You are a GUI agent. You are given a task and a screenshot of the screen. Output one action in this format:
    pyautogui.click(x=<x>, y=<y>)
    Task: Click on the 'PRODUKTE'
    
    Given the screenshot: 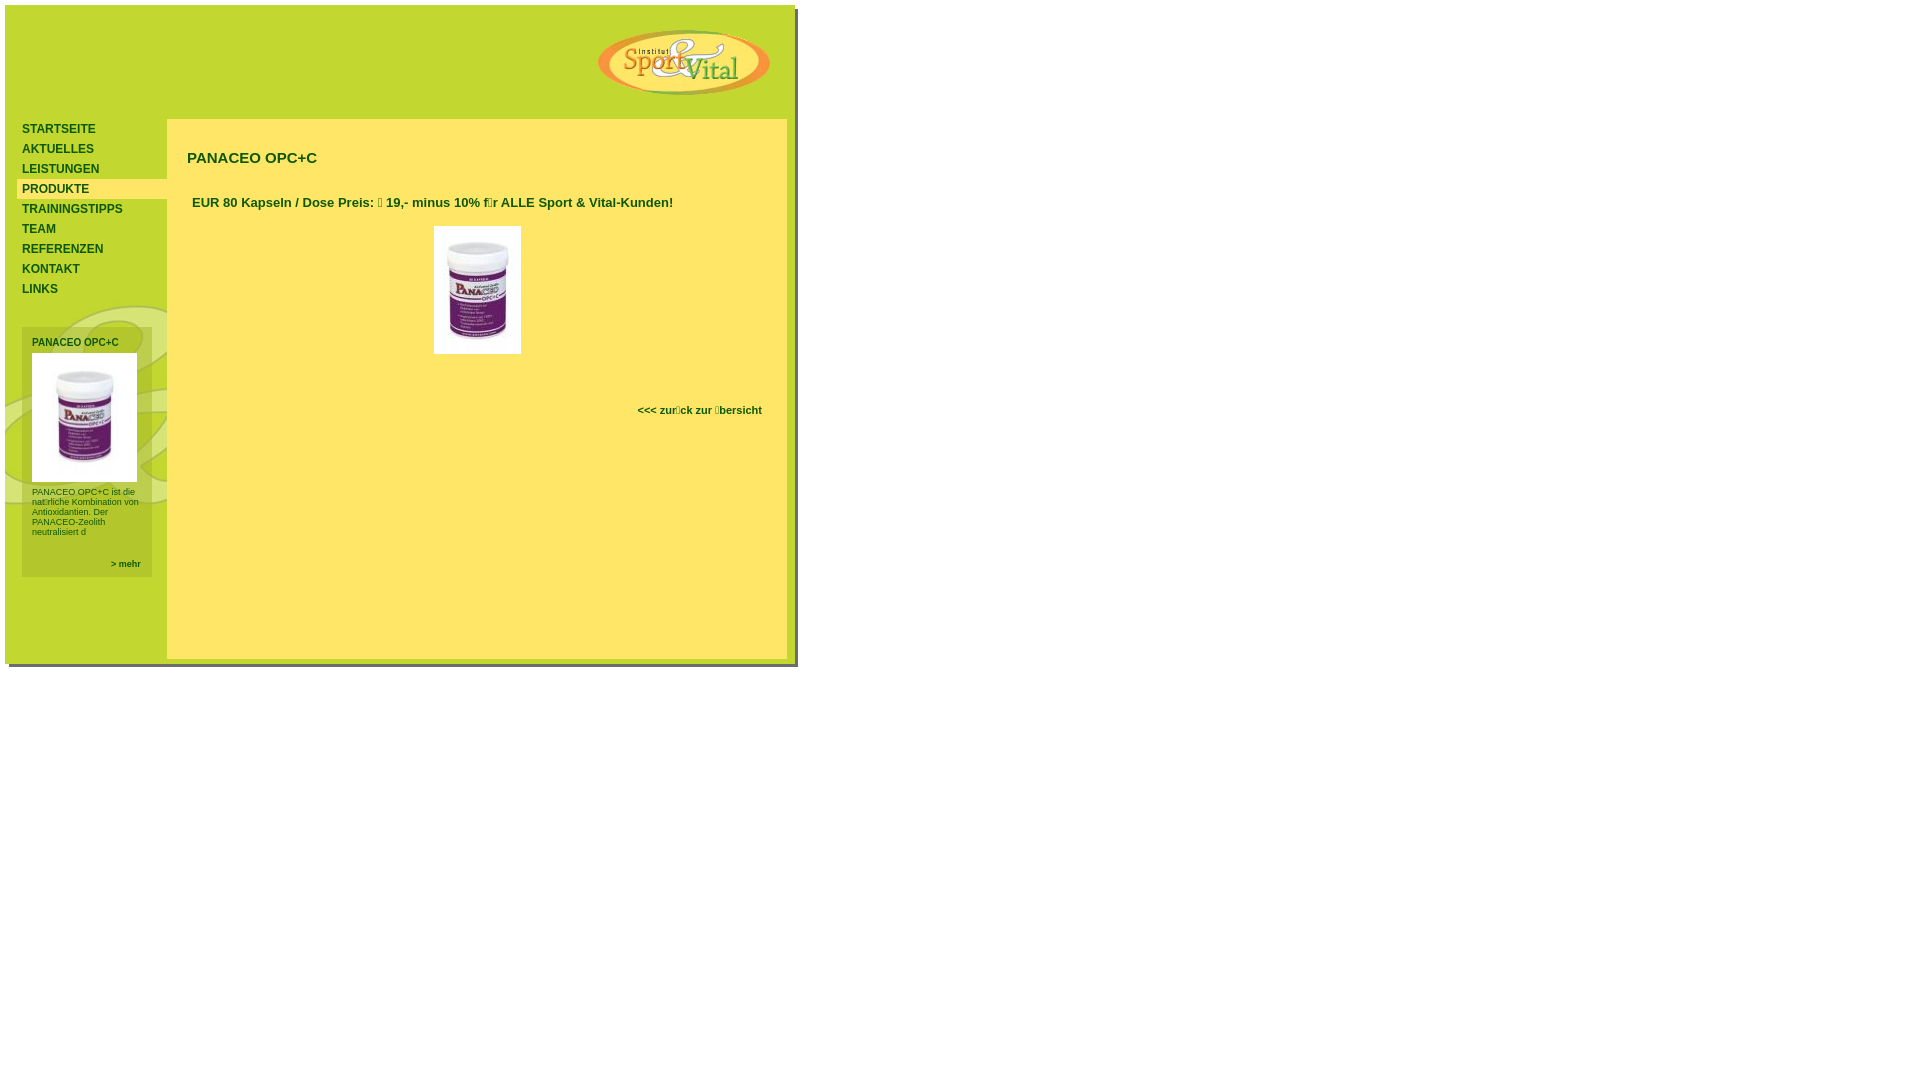 What is the action you would take?
    pyautogui.click(x=90, y=189)
    